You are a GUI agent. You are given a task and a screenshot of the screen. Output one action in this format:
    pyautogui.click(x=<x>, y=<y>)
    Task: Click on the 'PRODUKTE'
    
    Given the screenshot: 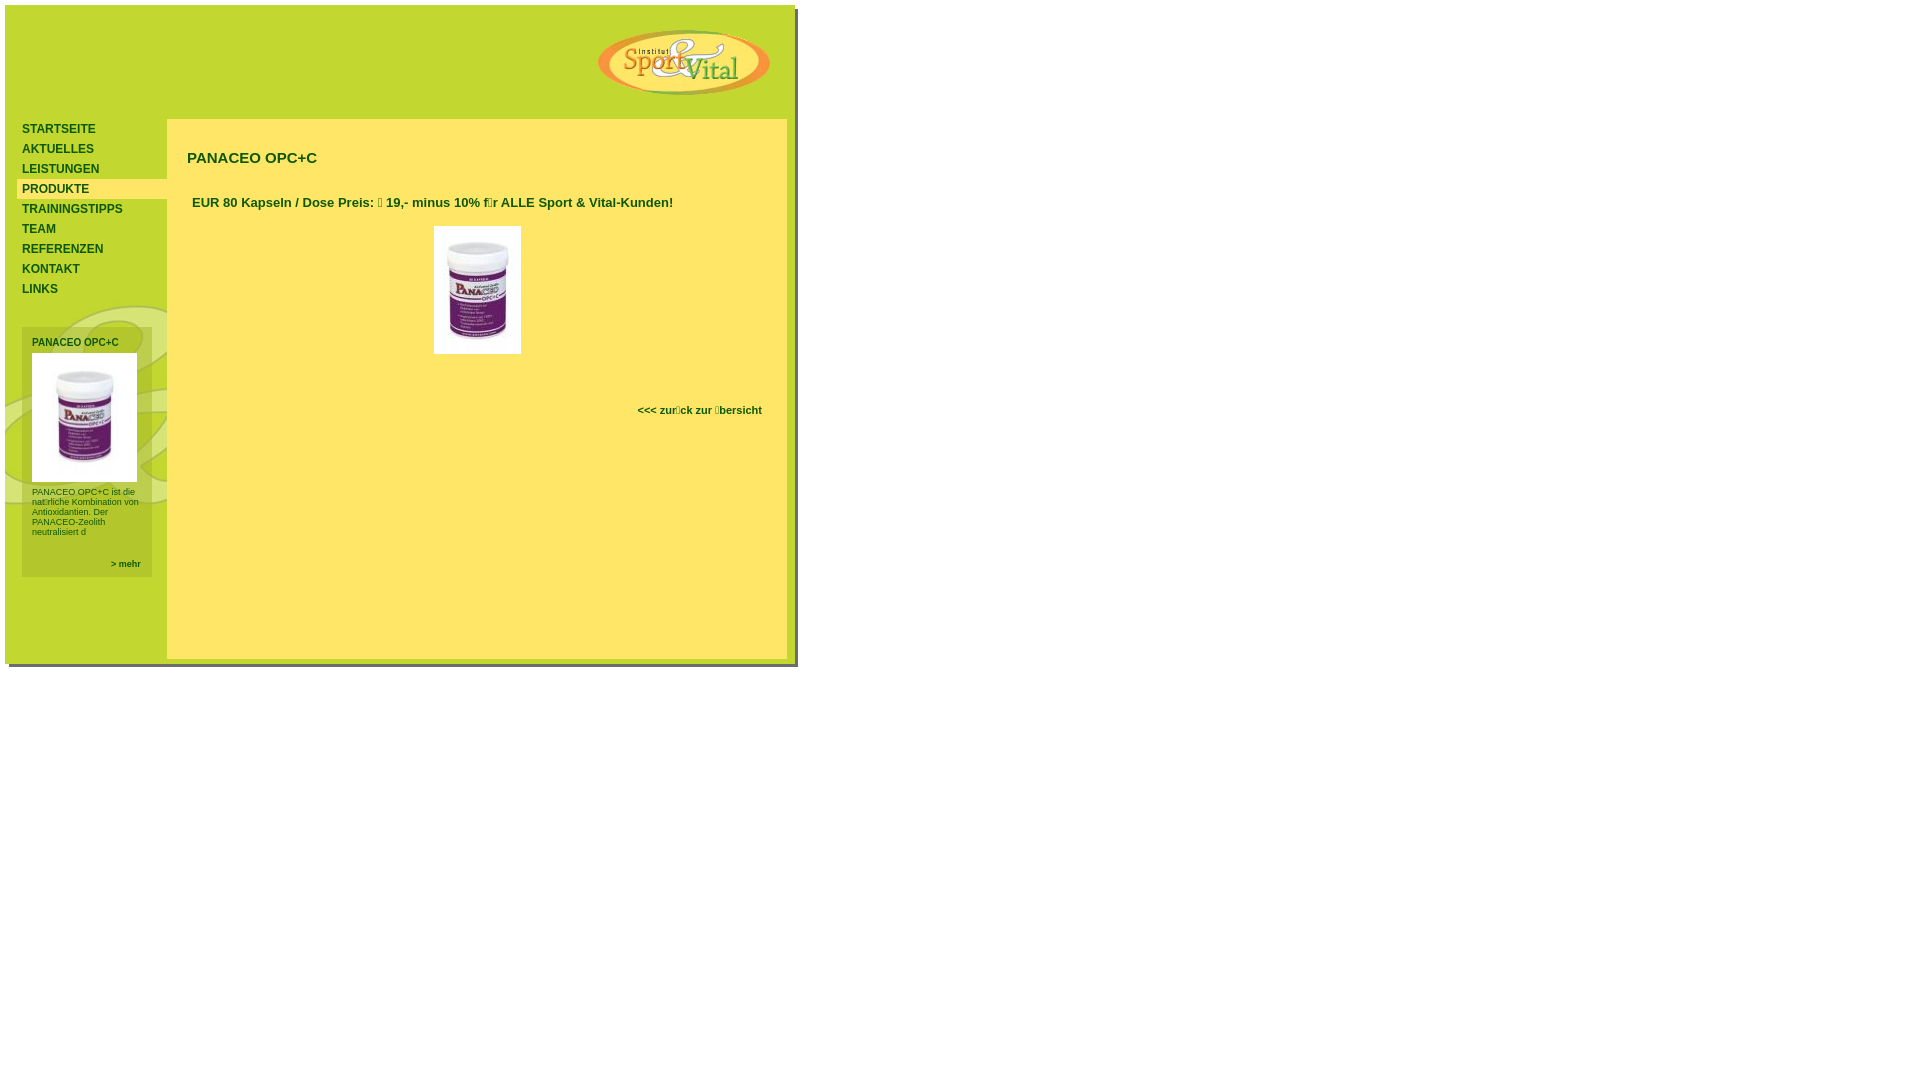 What is the action you would take?
    pyautogui.click(x=90, y=189)
    